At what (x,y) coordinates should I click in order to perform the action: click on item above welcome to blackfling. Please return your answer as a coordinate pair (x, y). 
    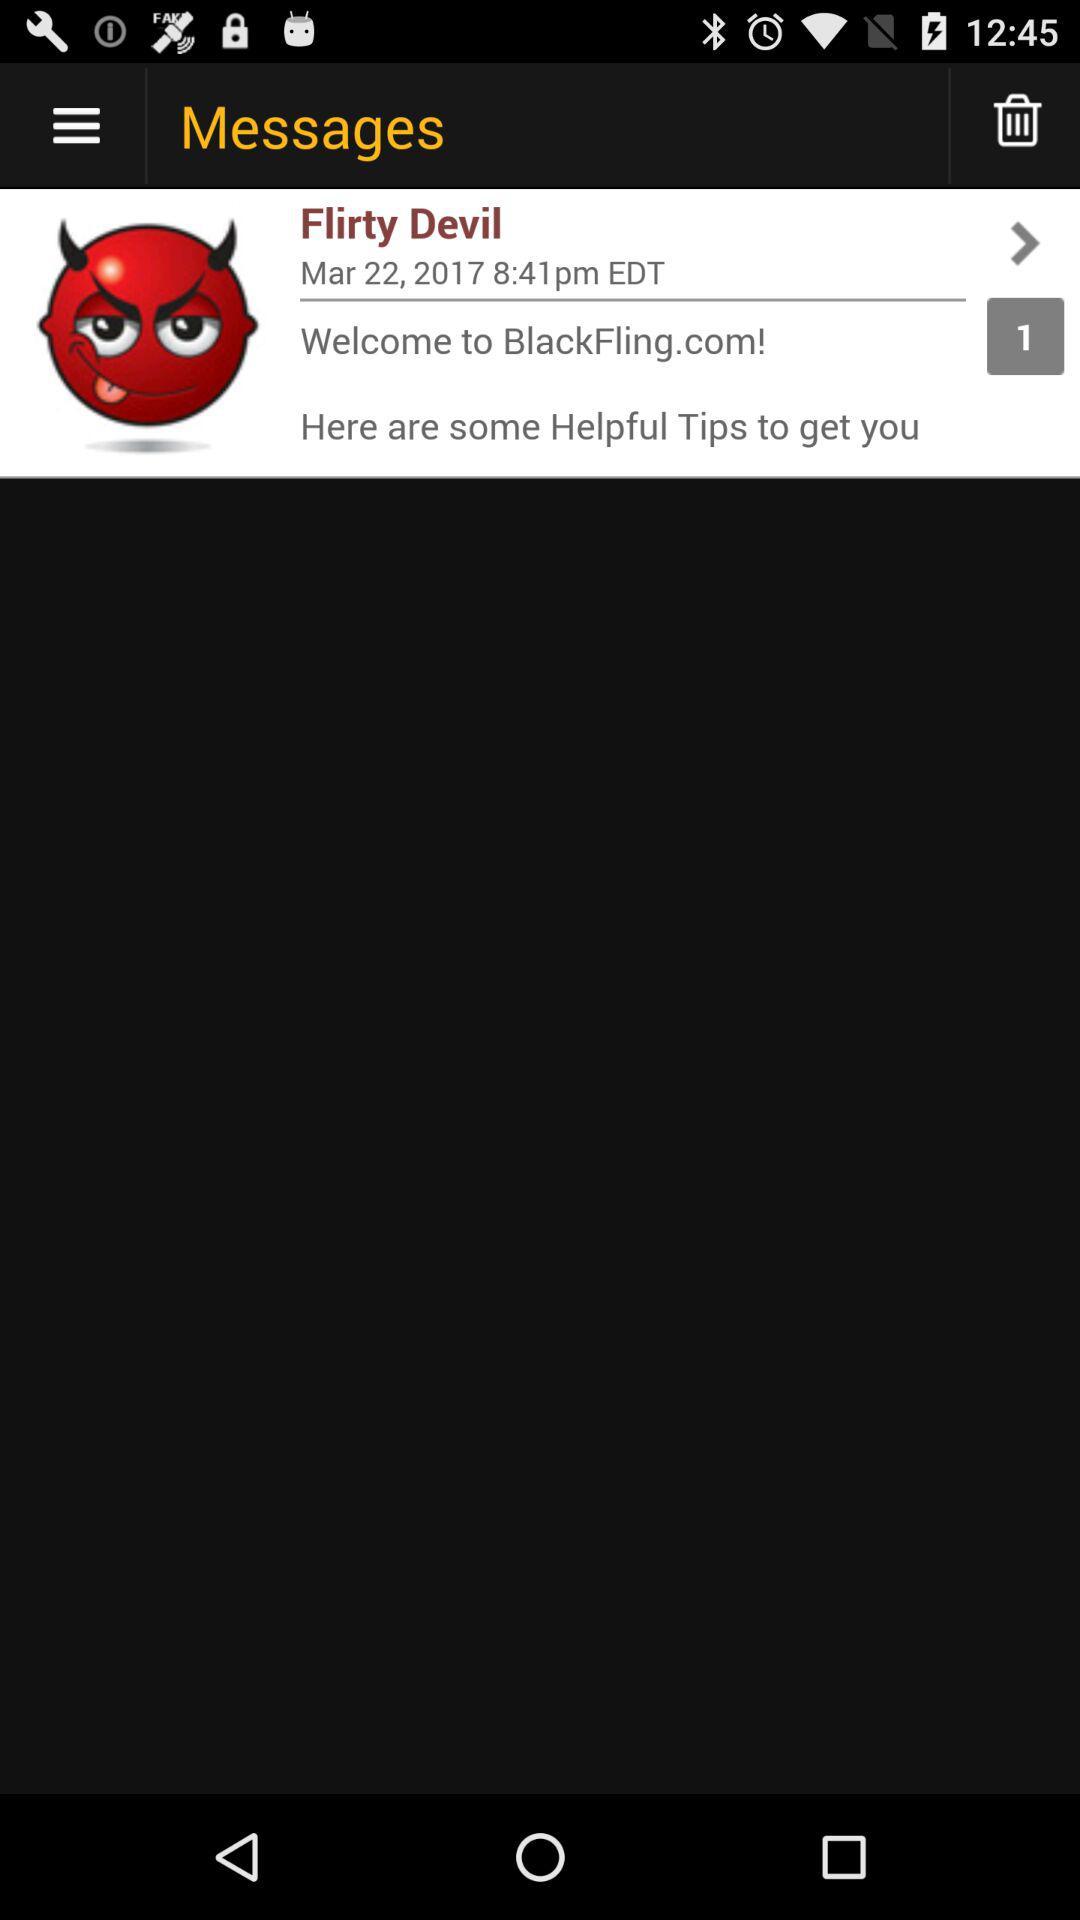
    Looking at the image, I should click on (632, 298).